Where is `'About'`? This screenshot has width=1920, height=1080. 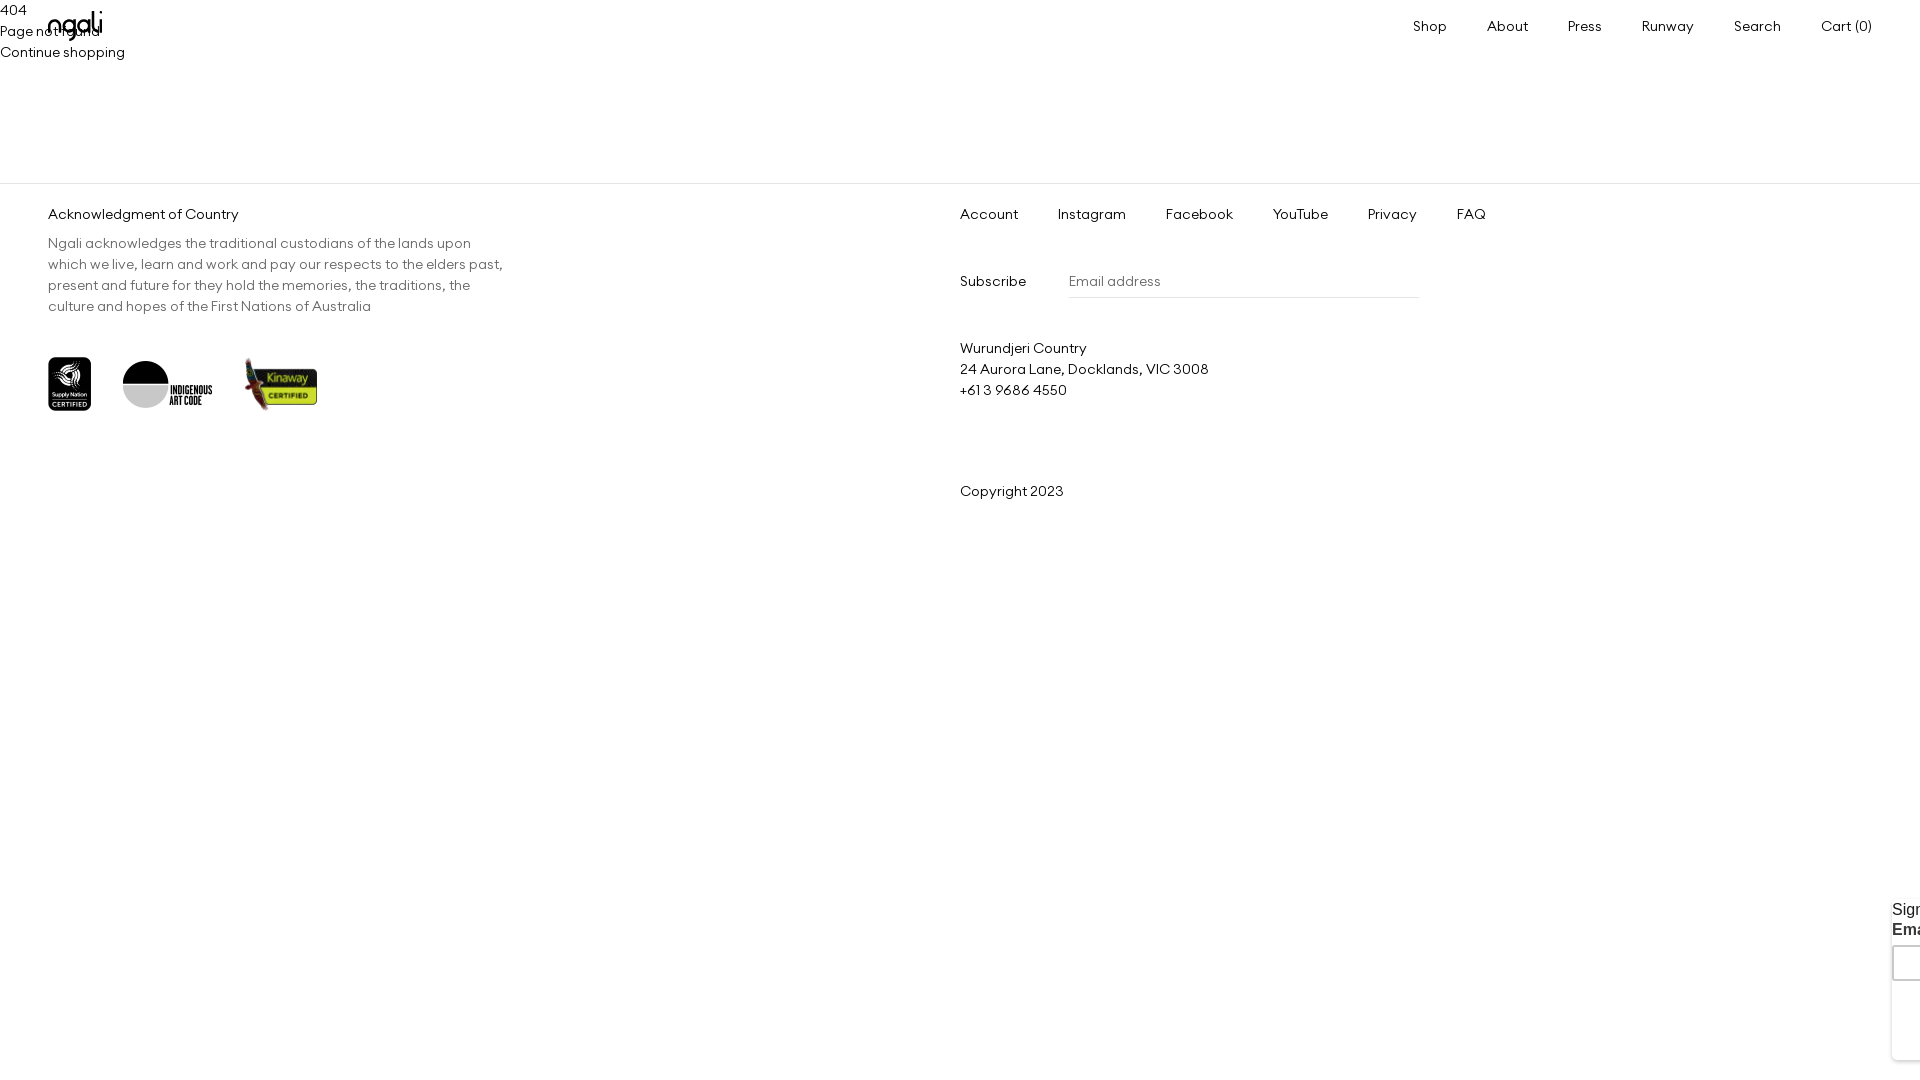 'About' is located at coordinates (1507, 24).